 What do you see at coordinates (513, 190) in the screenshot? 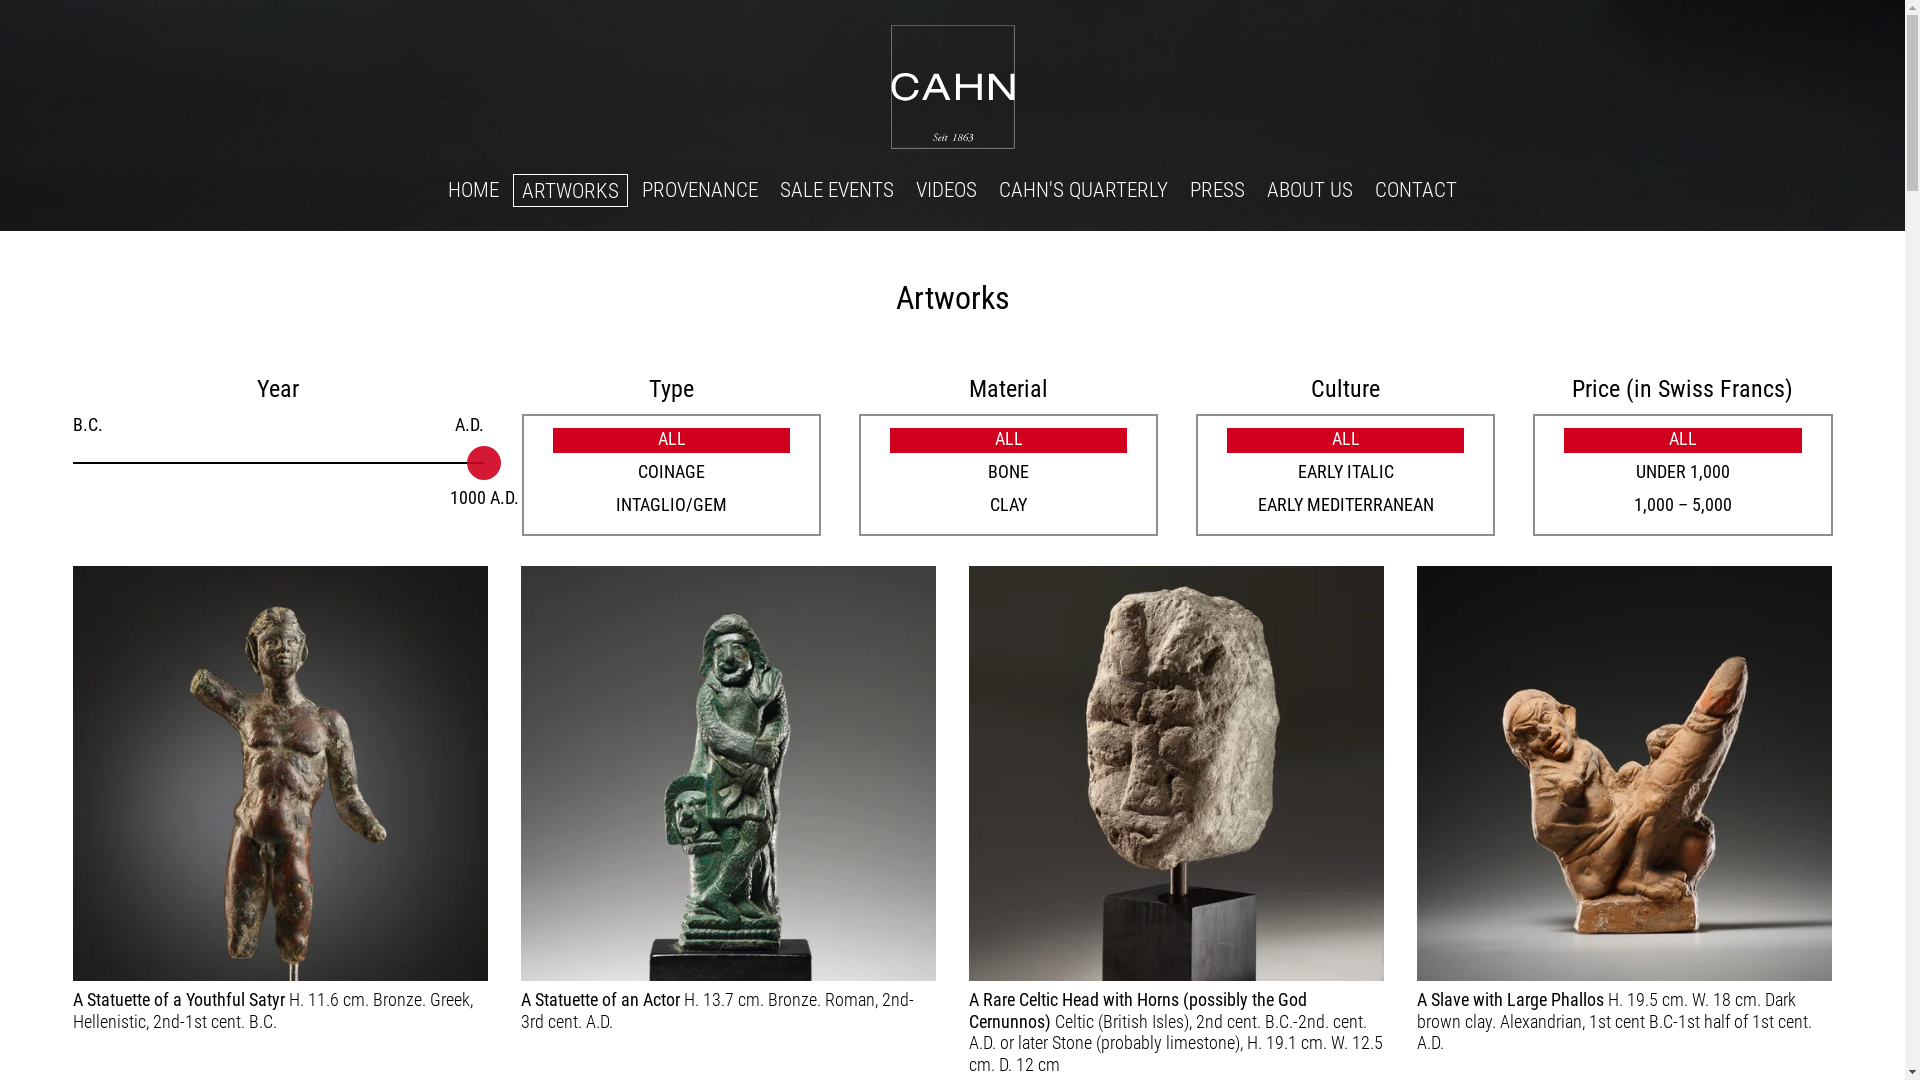
I see `'ARTWORKS'` at bounding box center [513, 190].